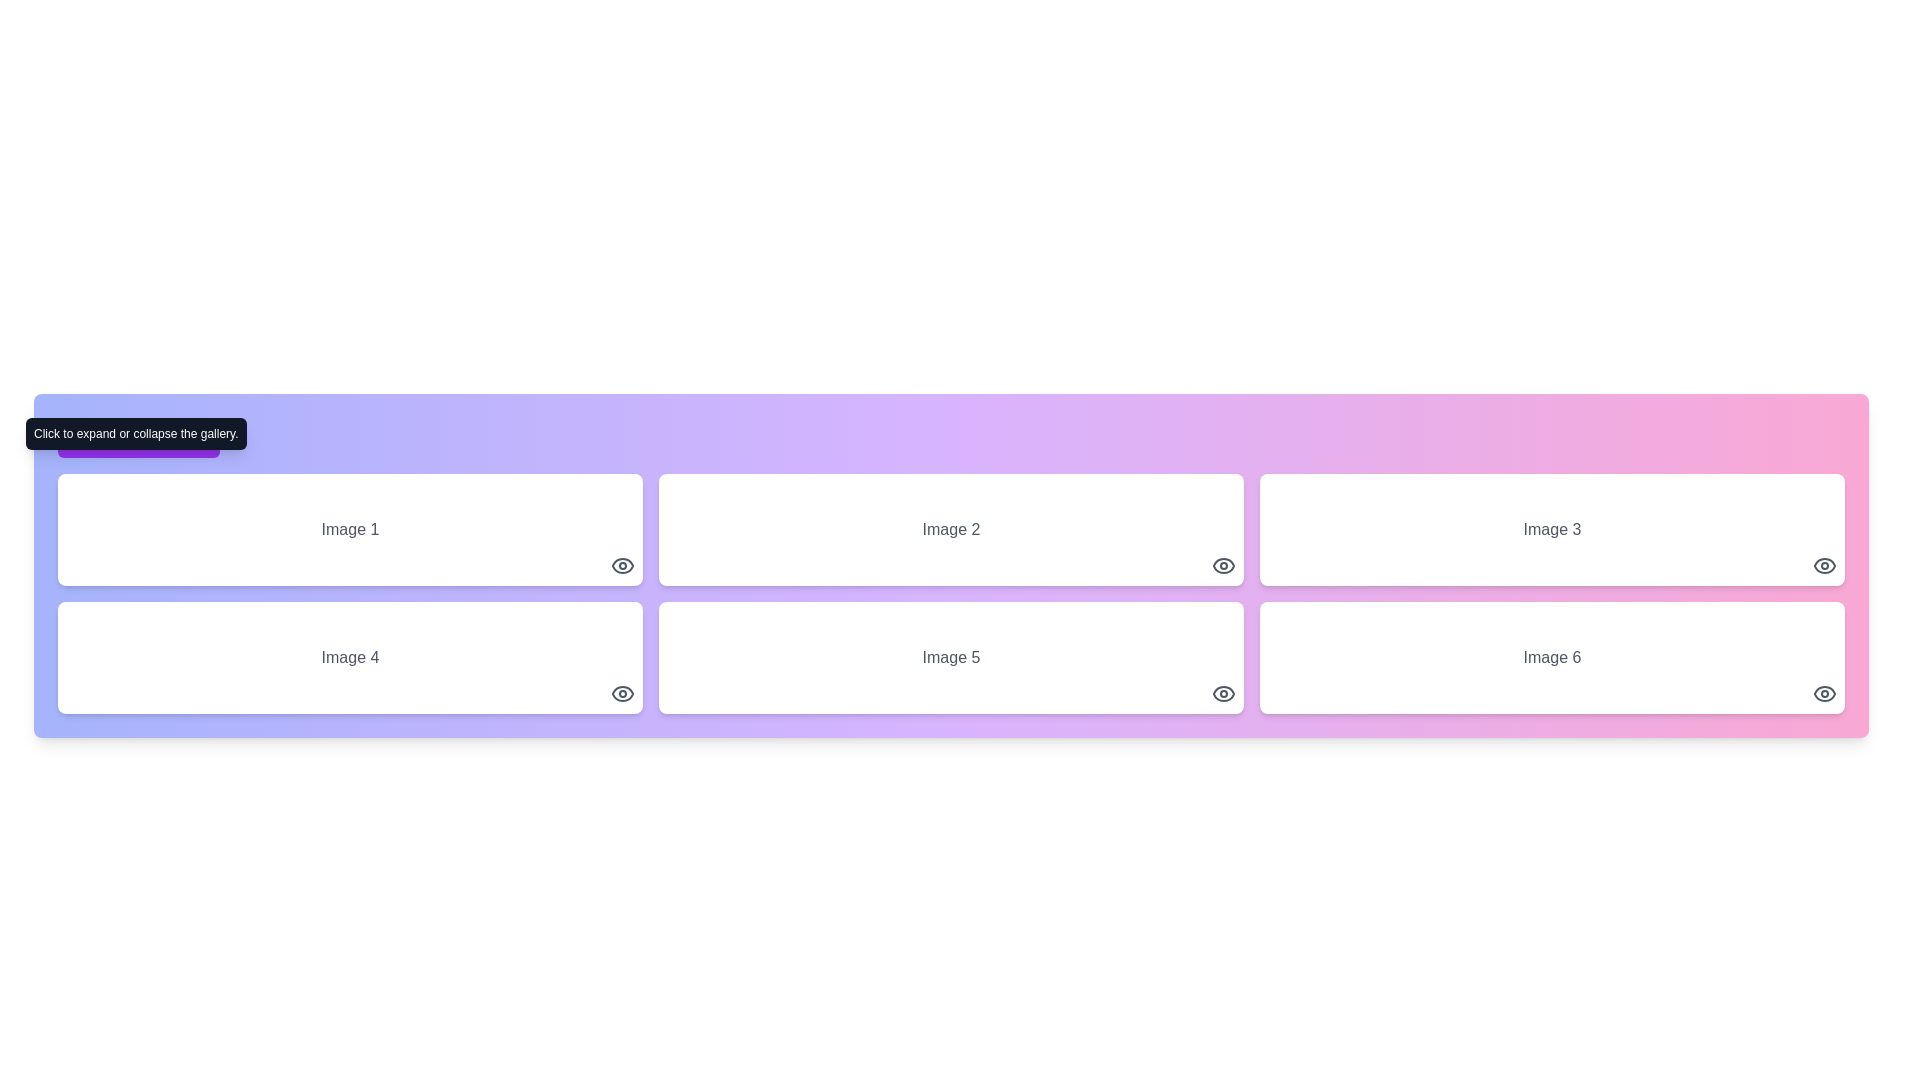 The height and width of the screenshot is (1080, 1920). What do you see at coordinates (950, 528) in the screenshot?
I see `the 'Image 2' text label to change its color from gray to black` at bounding box center [950, 528].